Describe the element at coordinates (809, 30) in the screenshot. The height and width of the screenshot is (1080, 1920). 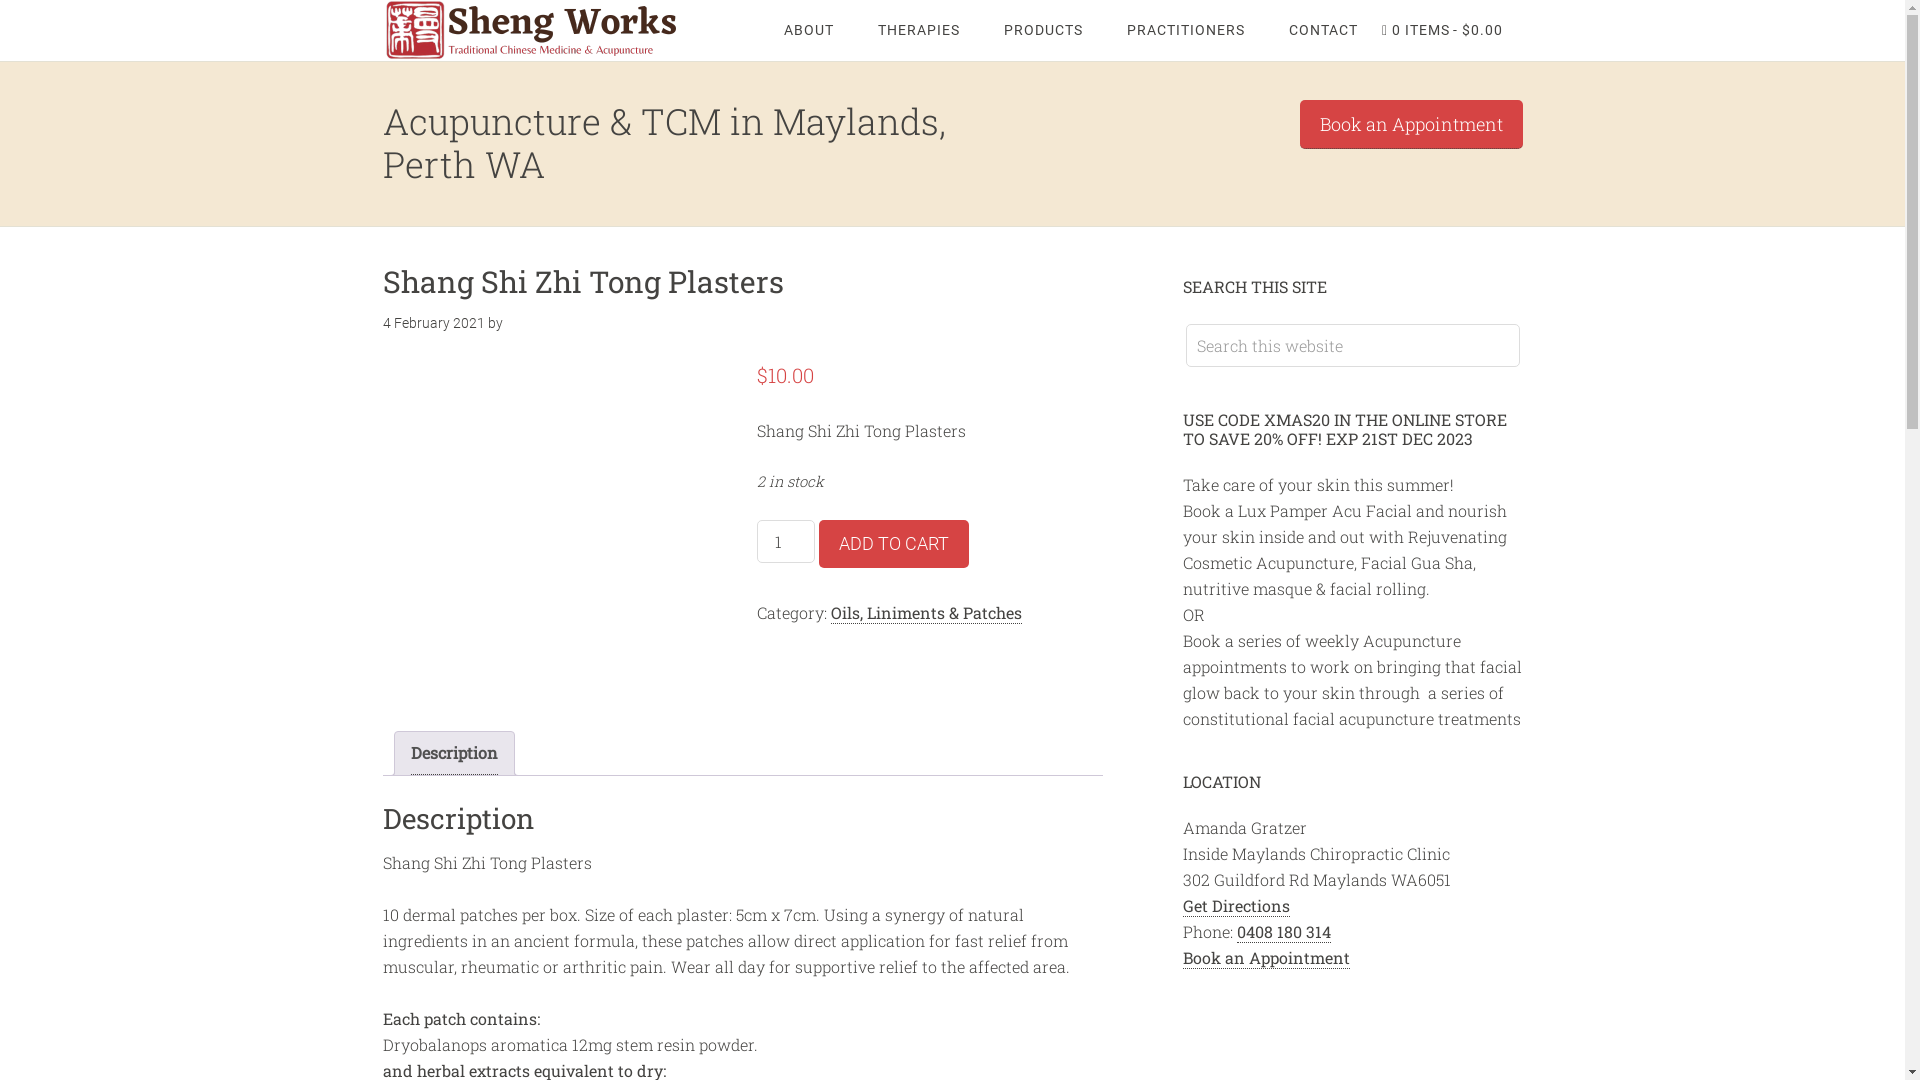
I see `'ABOUT'` at that location.